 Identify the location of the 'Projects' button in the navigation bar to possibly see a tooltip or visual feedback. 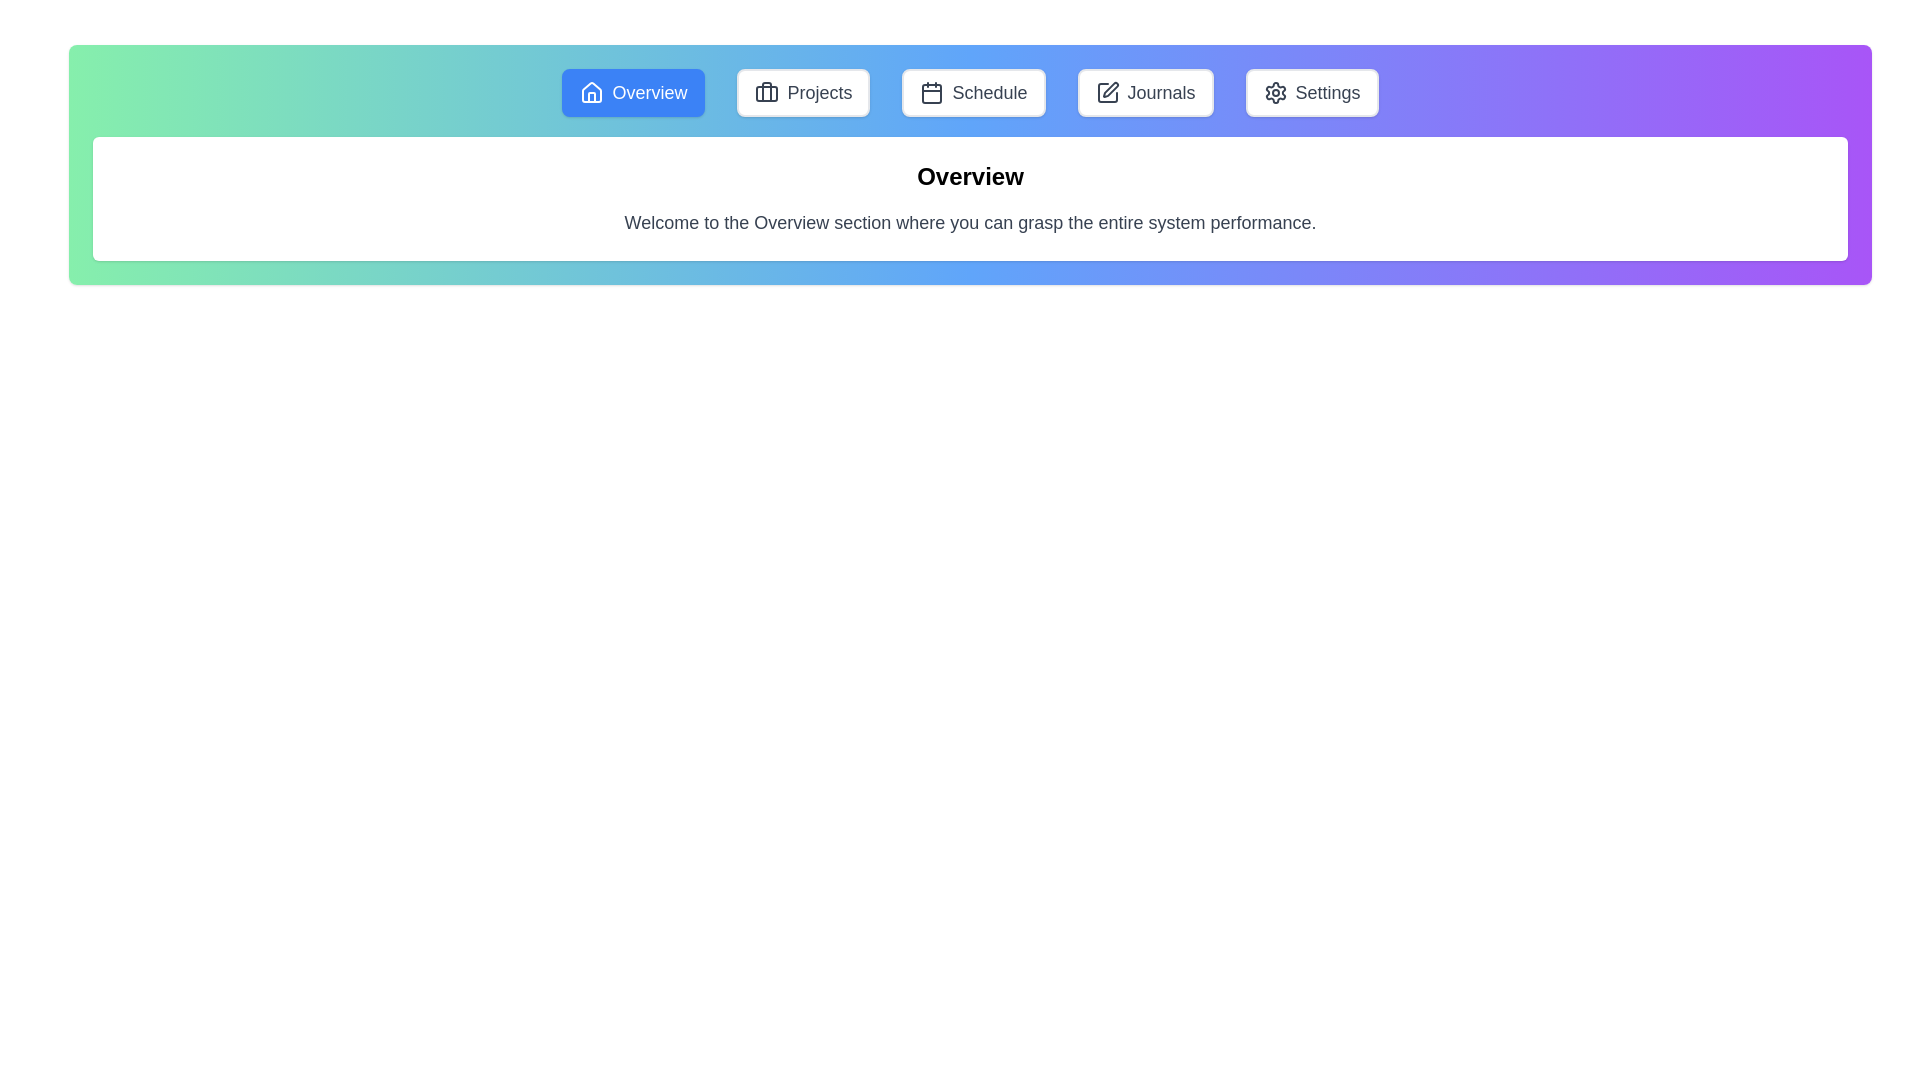
(803, 92).